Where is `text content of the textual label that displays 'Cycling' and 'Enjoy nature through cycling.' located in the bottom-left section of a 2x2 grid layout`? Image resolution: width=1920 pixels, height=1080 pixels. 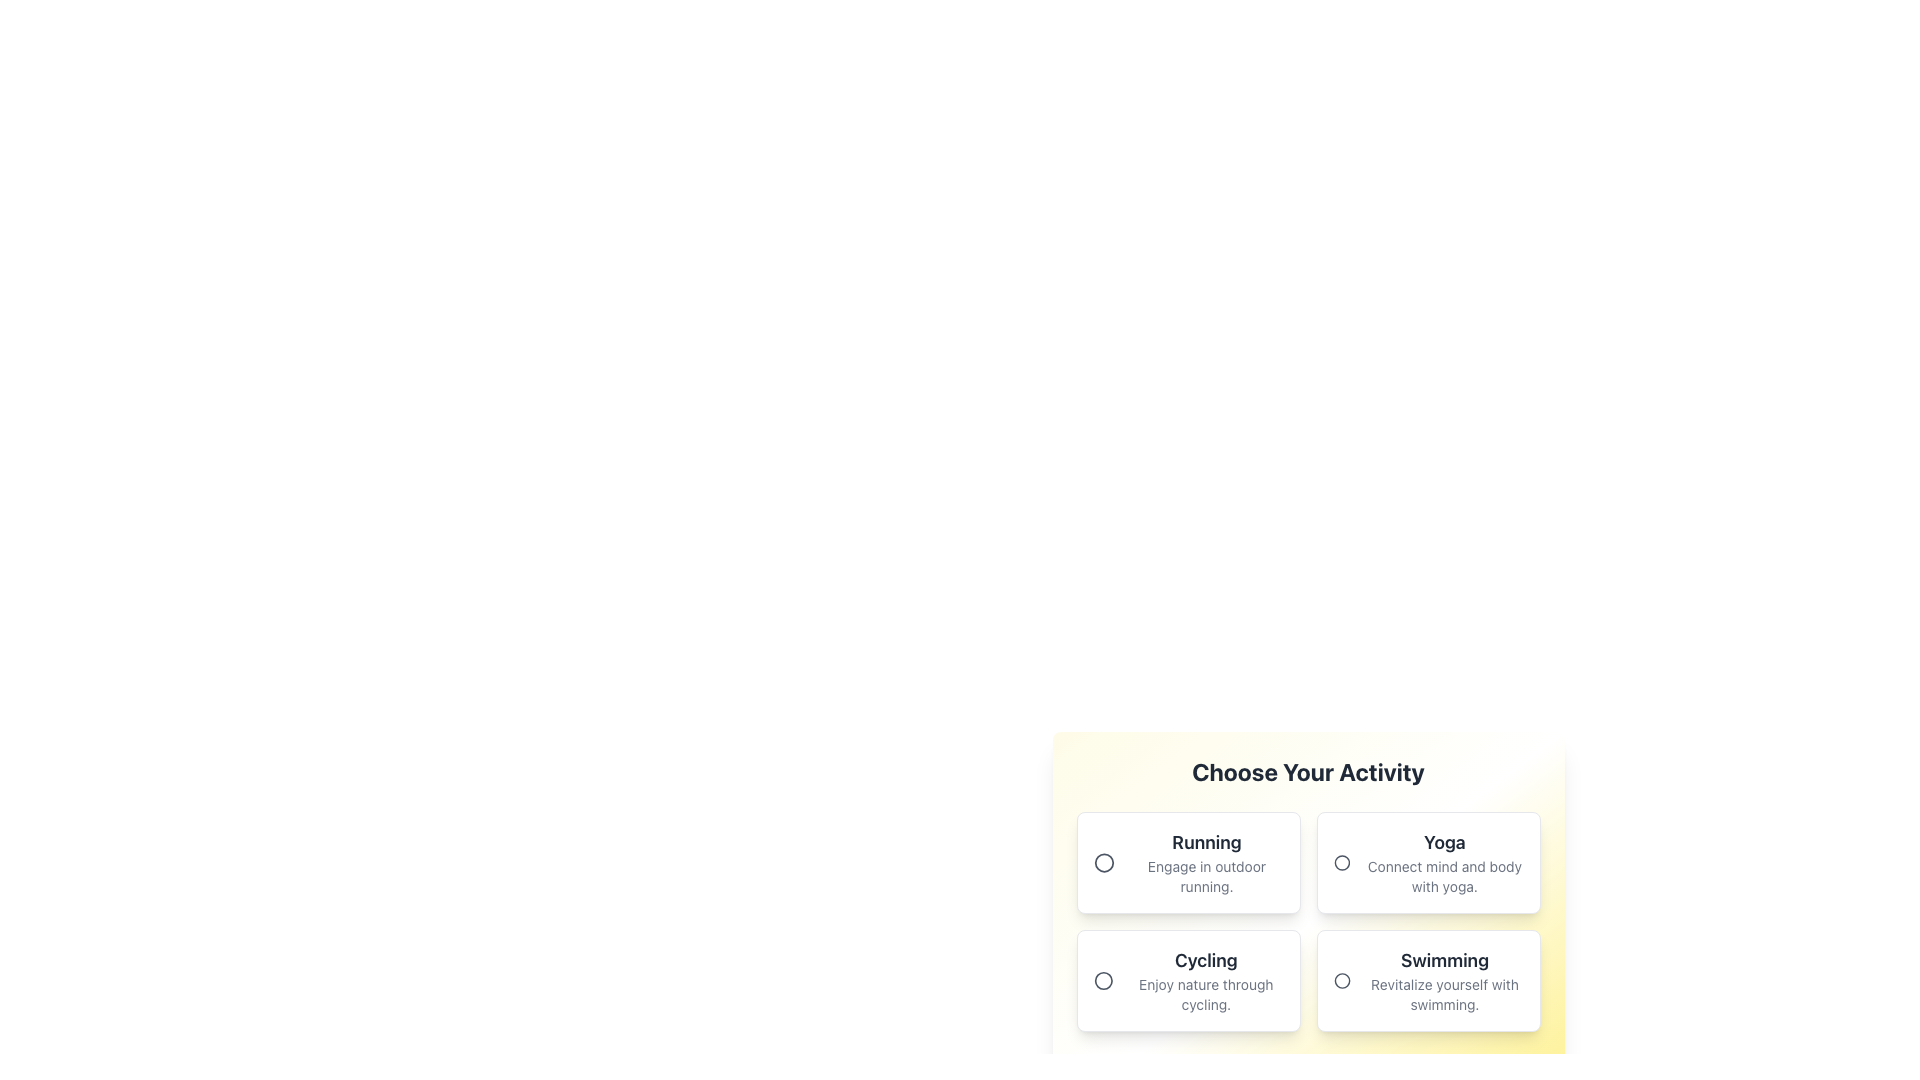 text content of the textual label that displays 'Cycling' and 'Enjoy nature through cycling.' located in the bottom-left section of a 2x2 grid layout is located at coordinates (1205, 979).